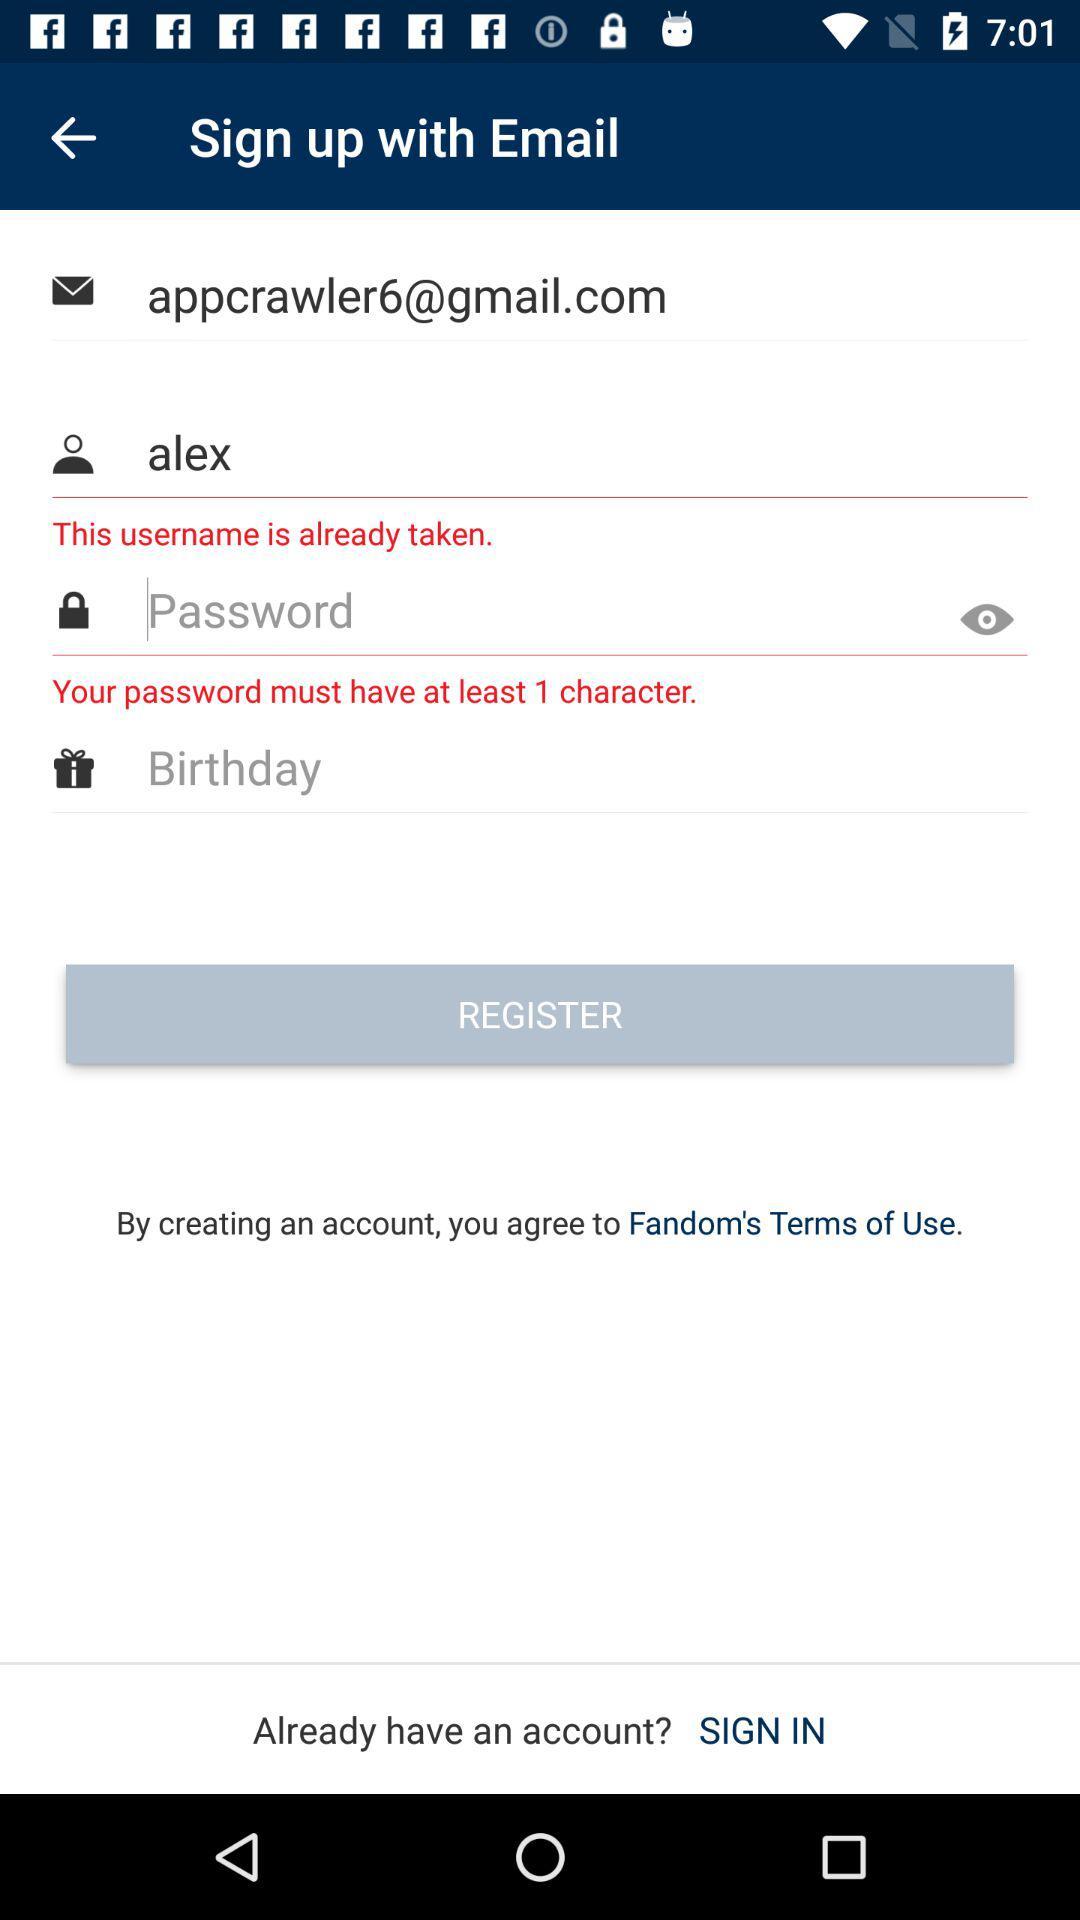 This screenshot has width=1080, height=1920. I want to click on the alex, so click(541, 450).